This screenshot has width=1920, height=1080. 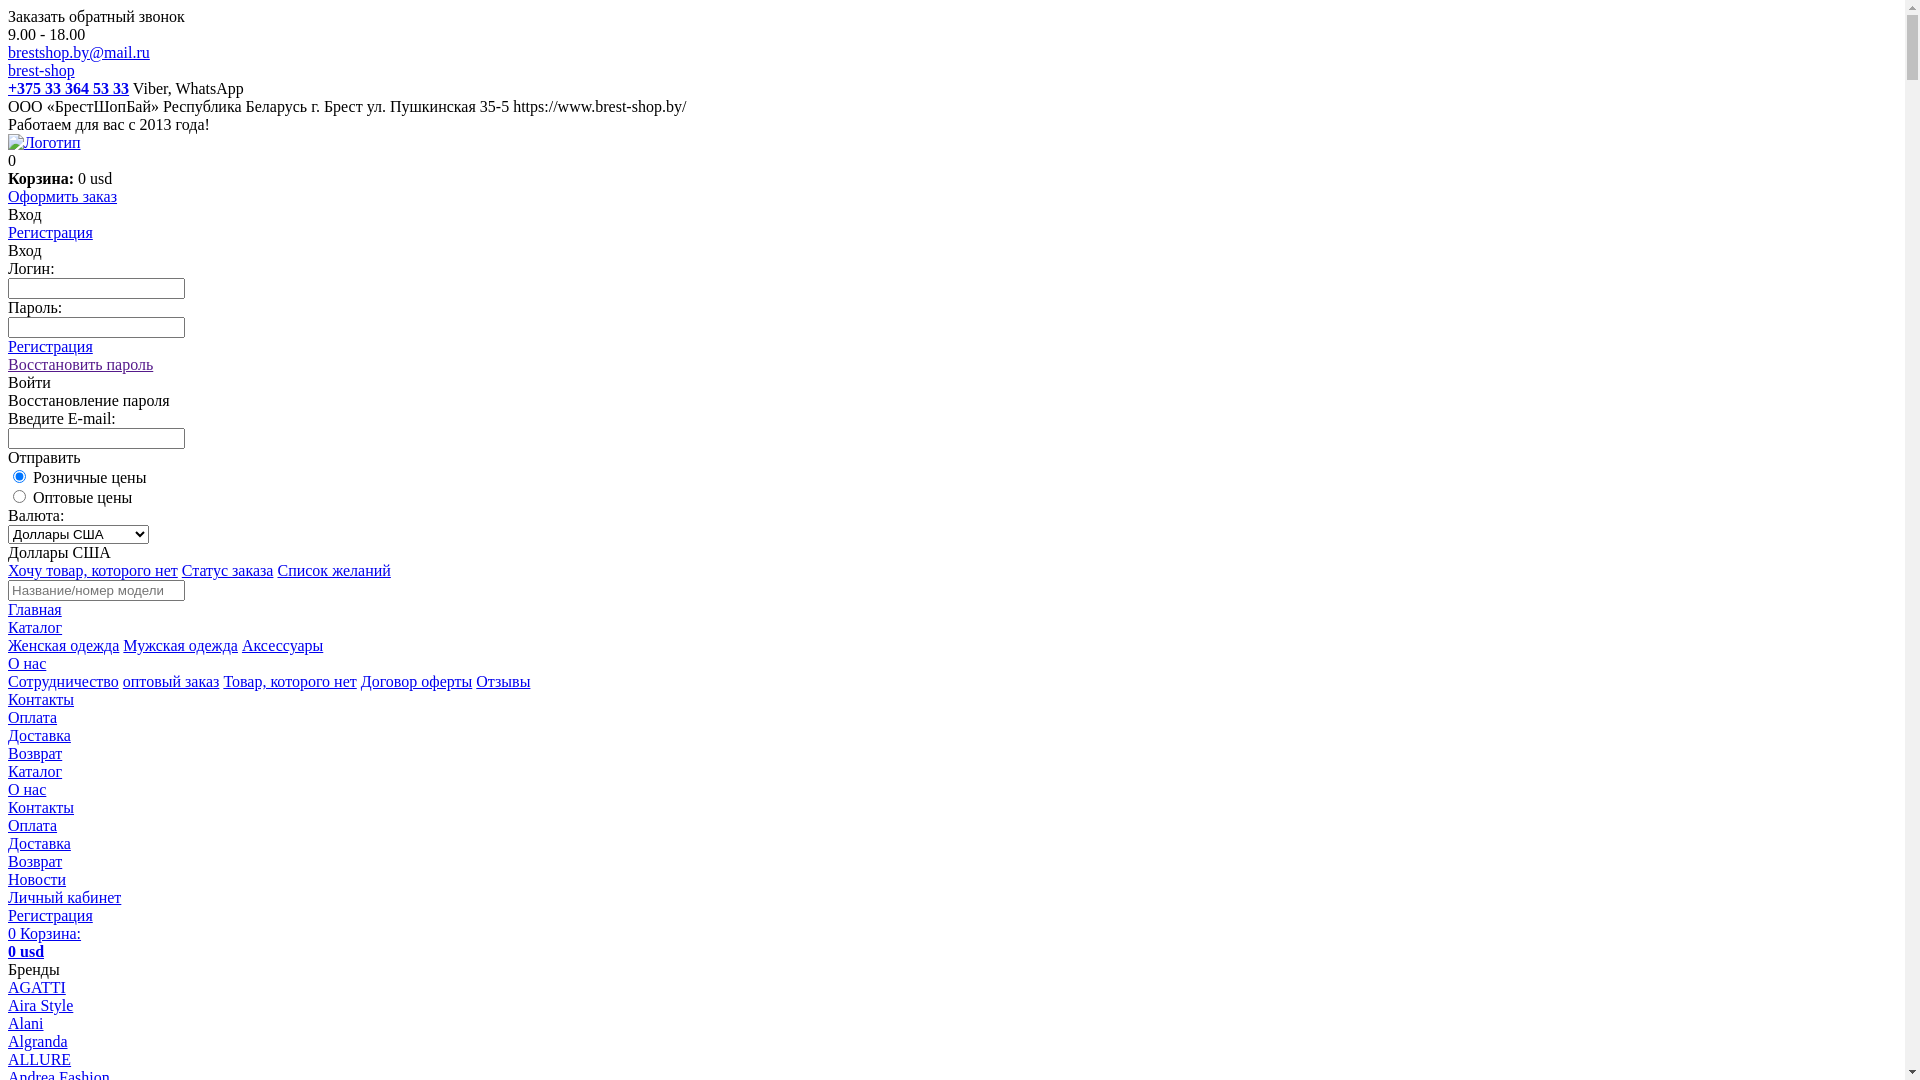 I want to click on 'AGATTI', so click(x=37, y=986).